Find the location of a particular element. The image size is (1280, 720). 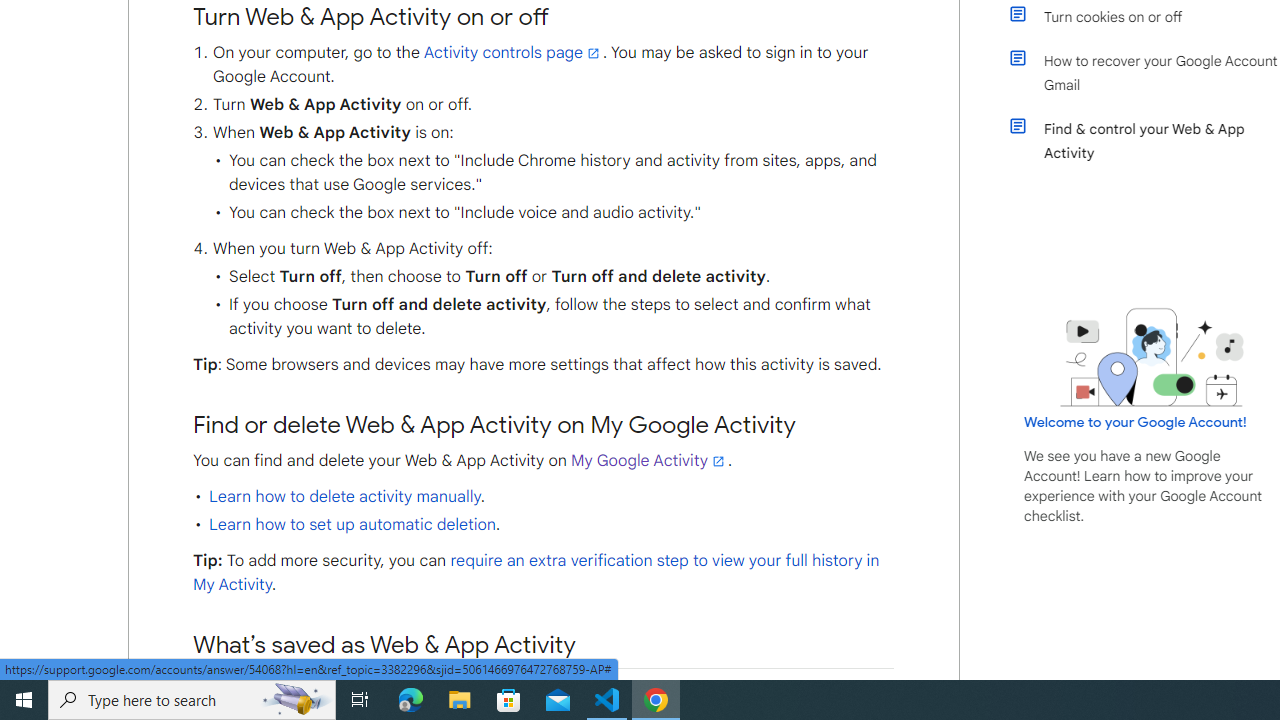

' Activity controls page' is located at coordinates (512, 52).